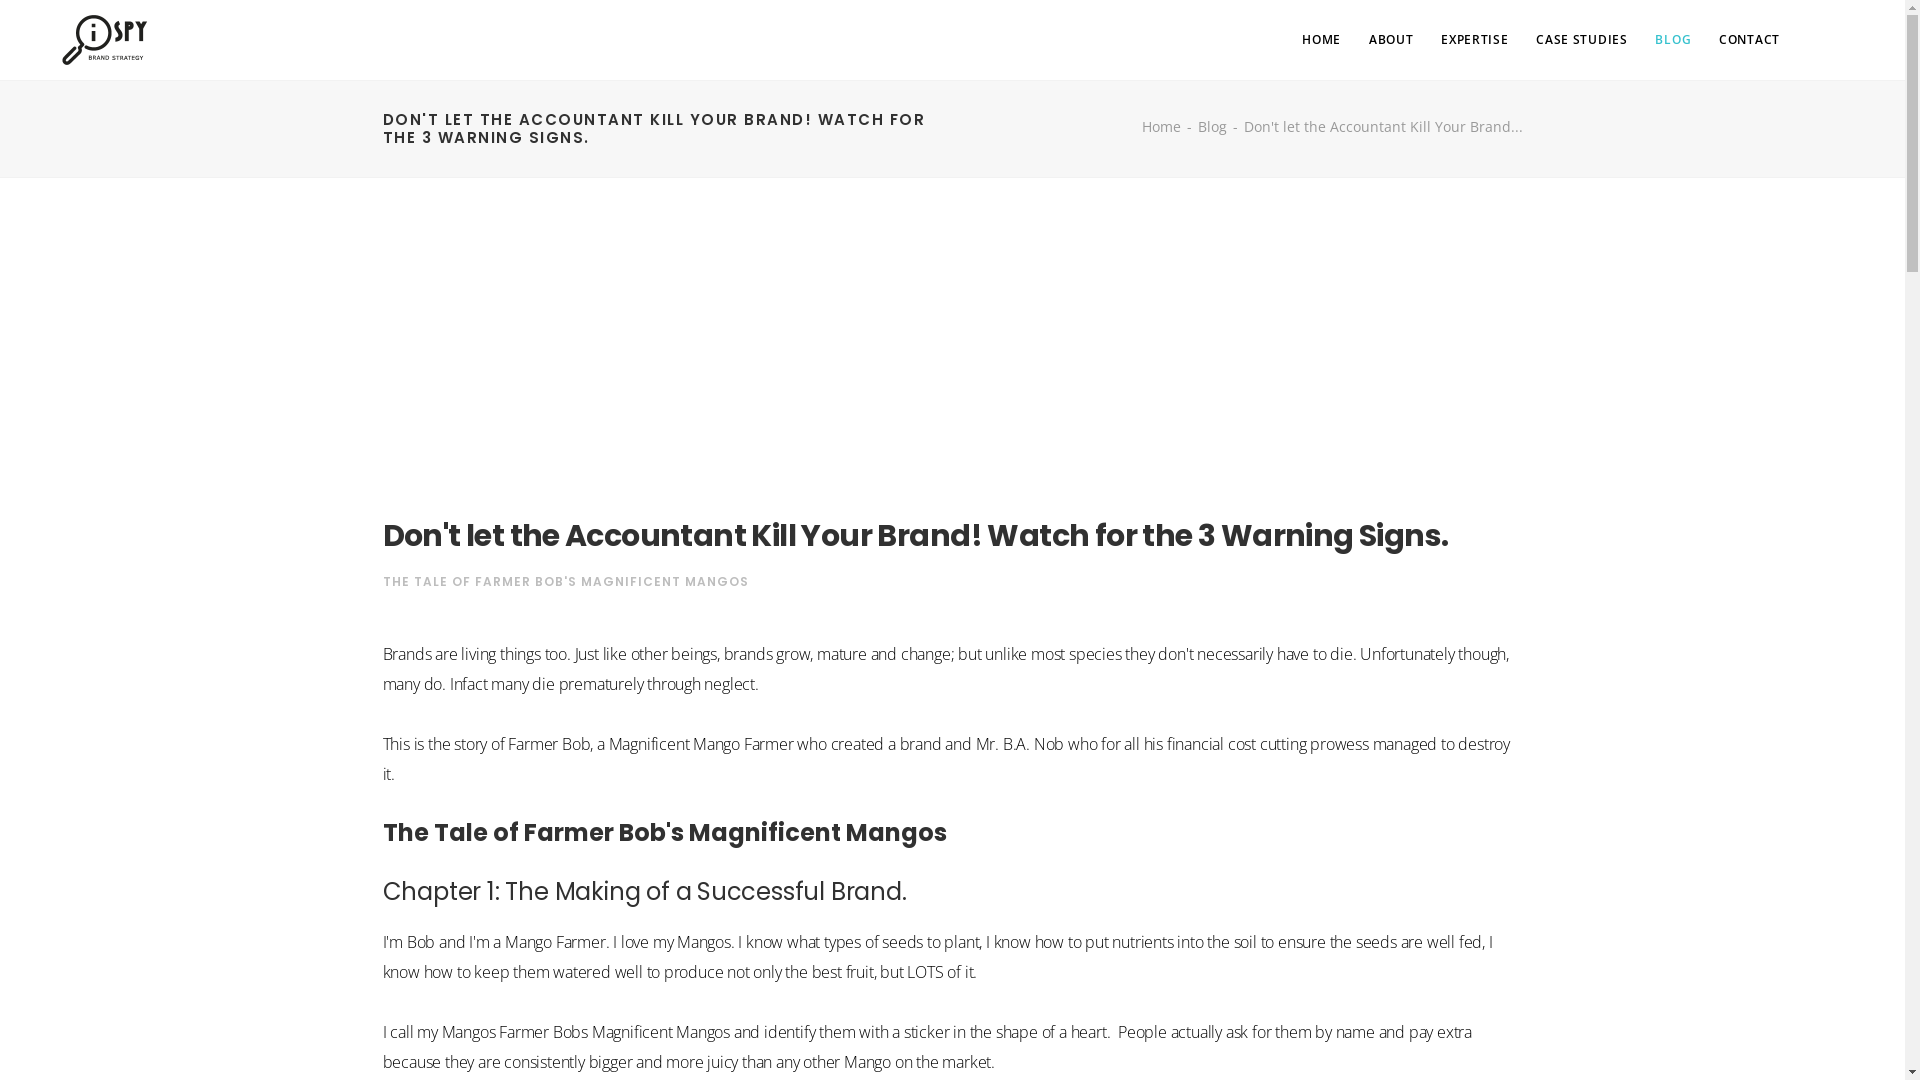 The height and width of the screenshot is (1080, 1920). What do you see at coordinates (1748, 39) in the screenshot?
I see `'CONTACT'` at bounding box center [1748, 39].